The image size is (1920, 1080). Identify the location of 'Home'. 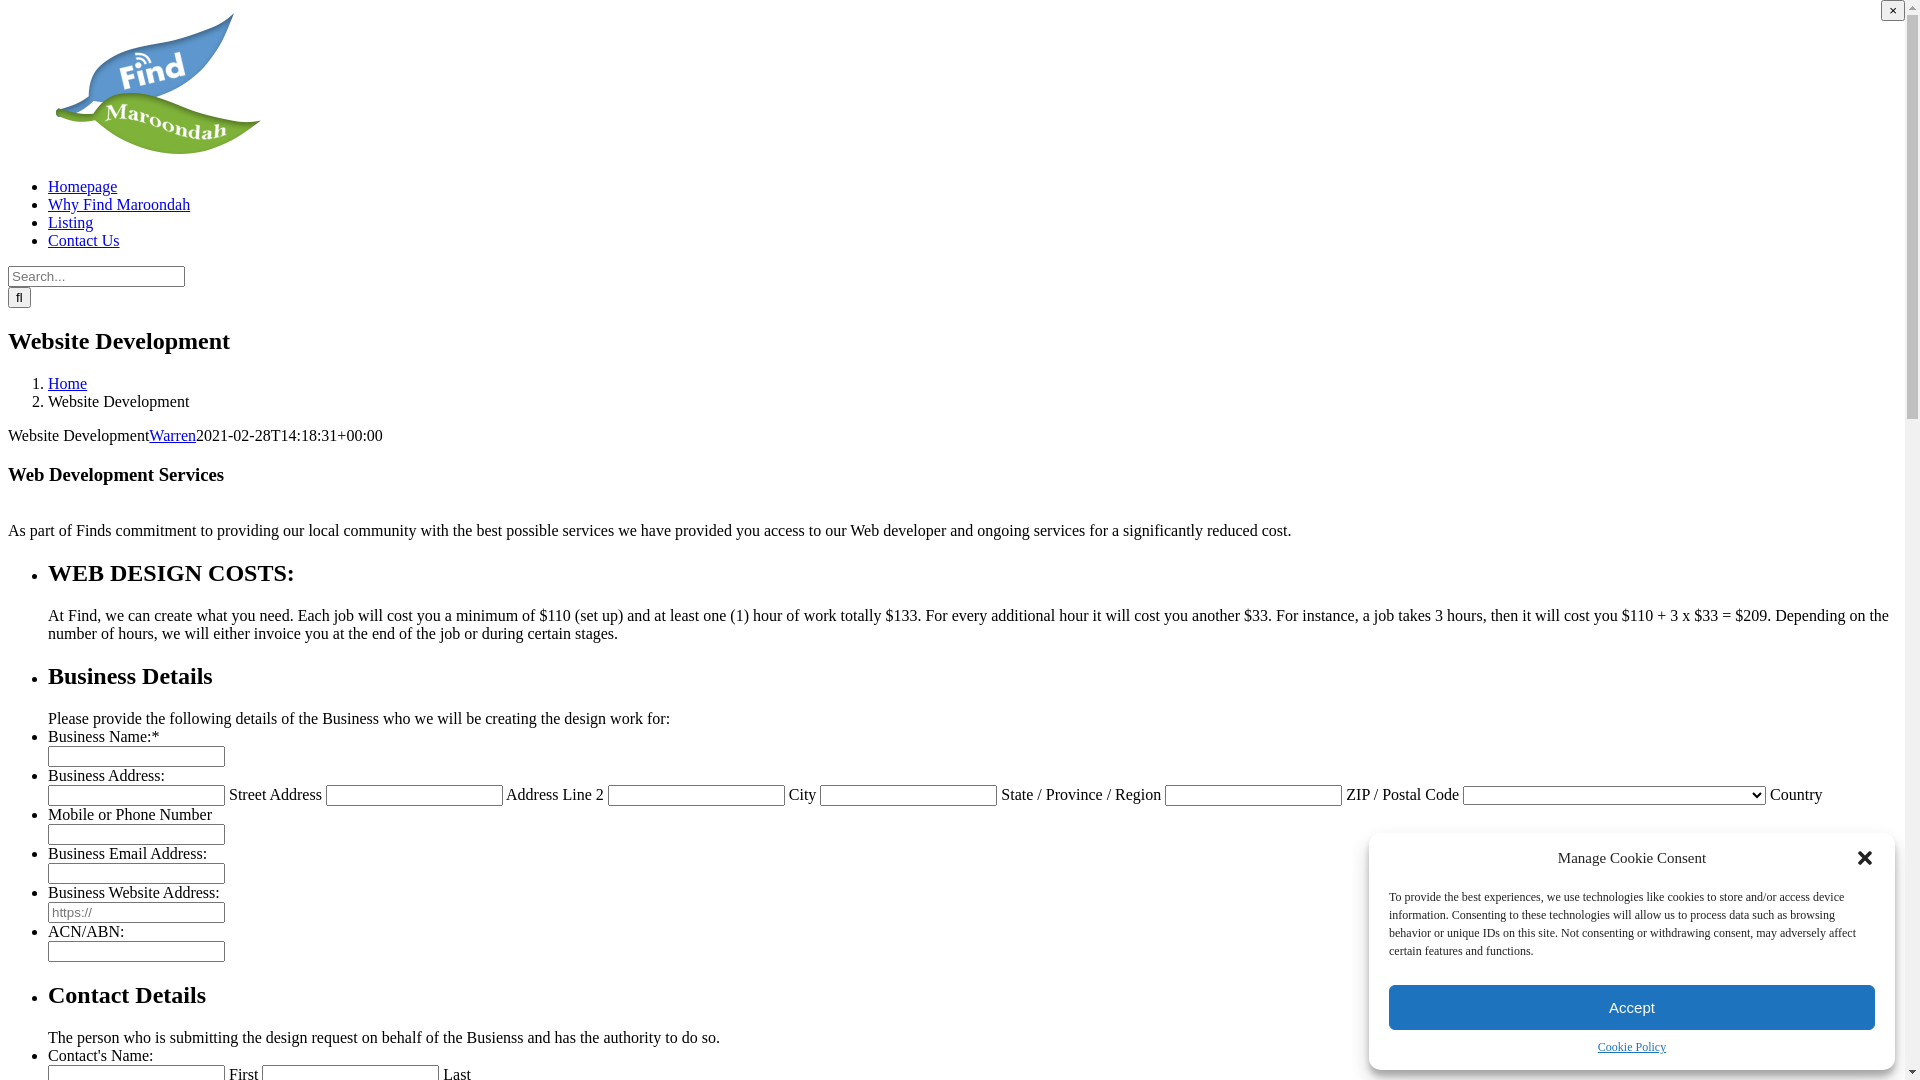
(67, 383).